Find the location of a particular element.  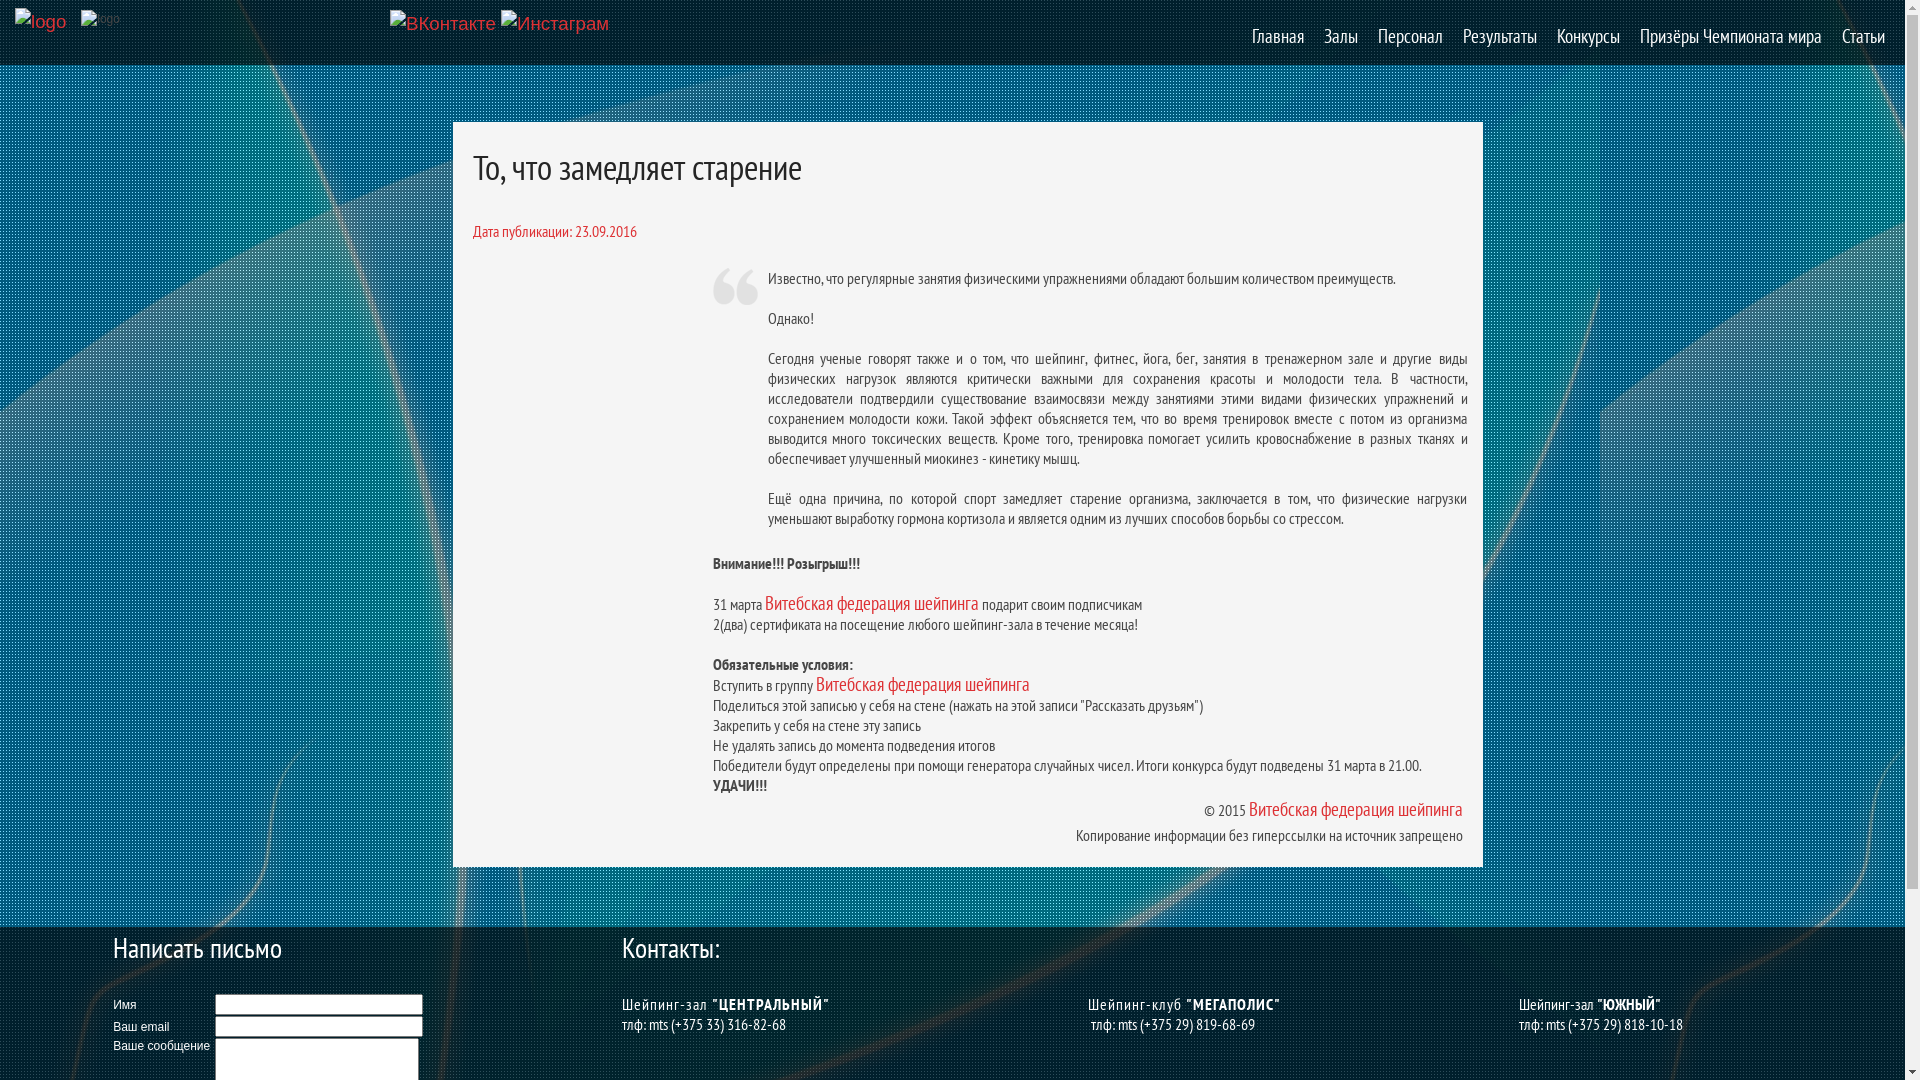

'logo' is located at coordinates (99, 19).